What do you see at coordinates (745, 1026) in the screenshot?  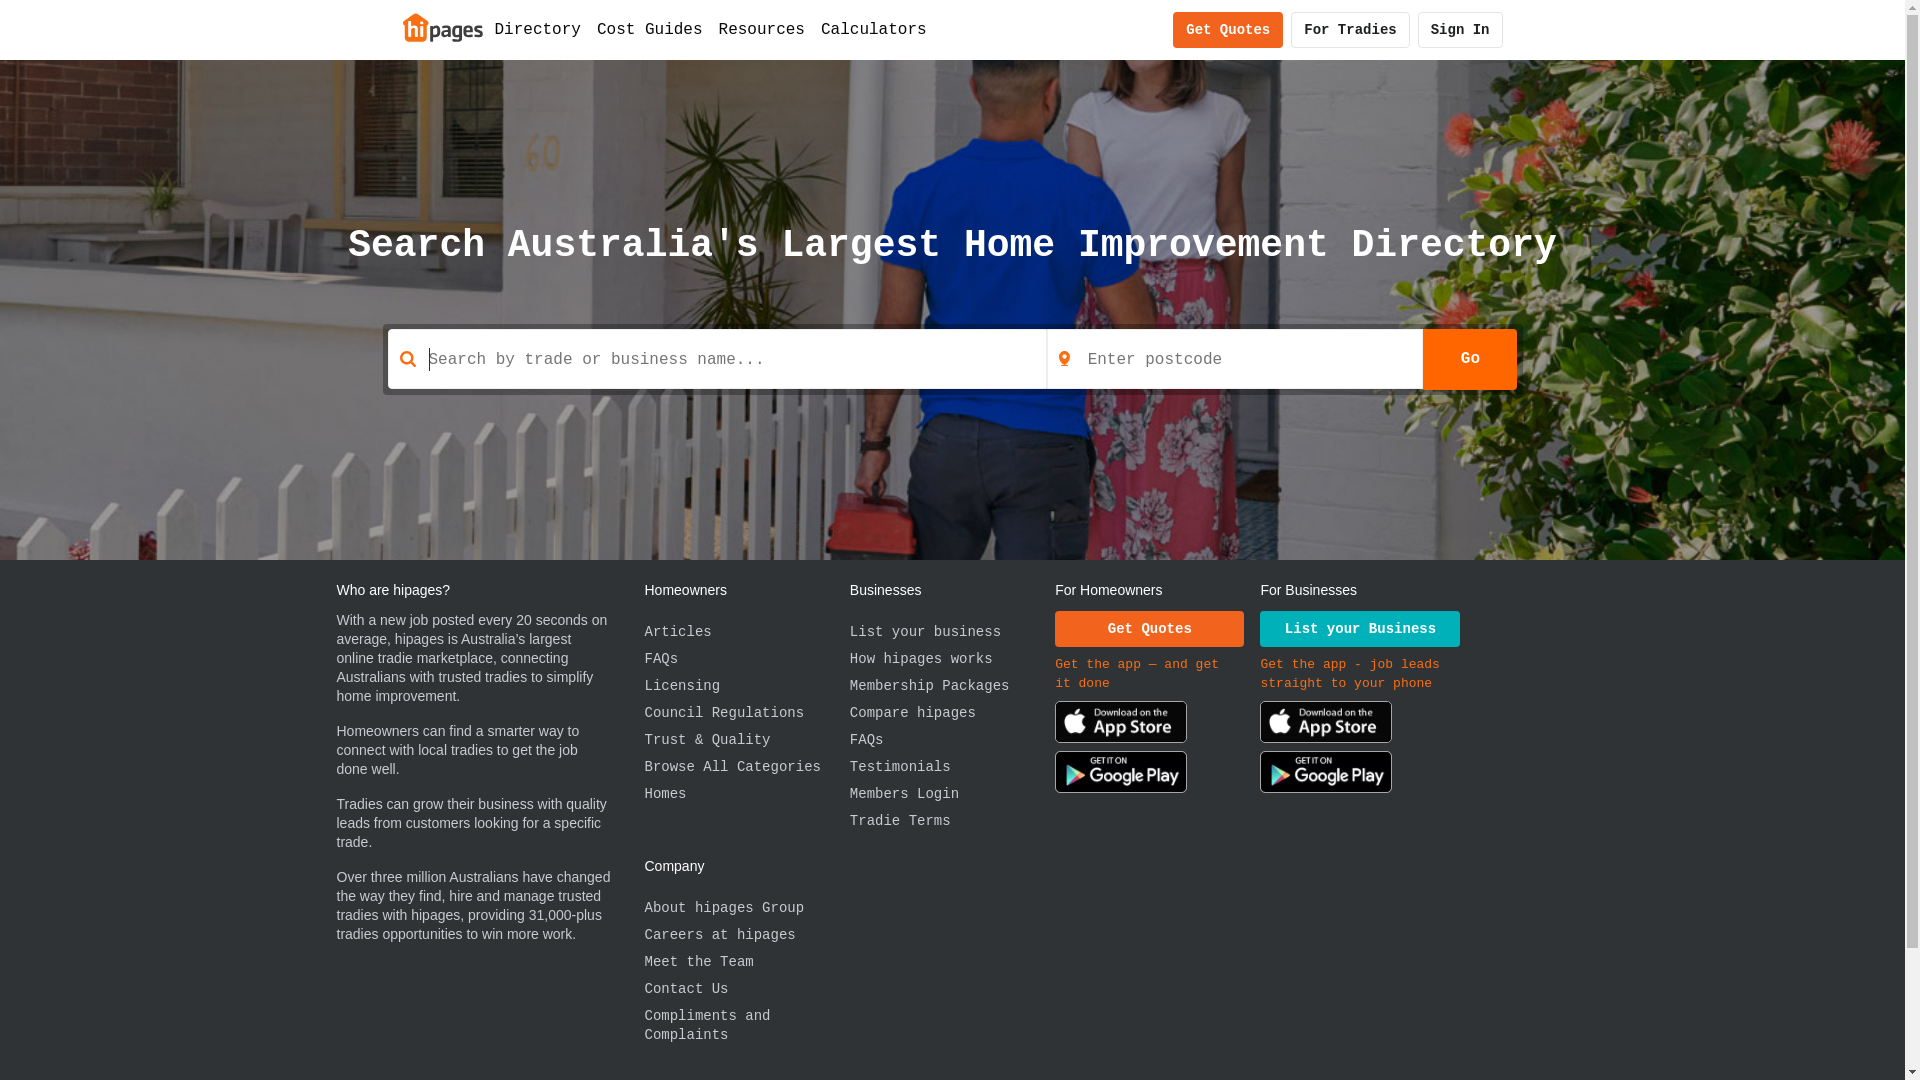 I see `'Compliments and Complaints'` at bounding box center [745, 1026].